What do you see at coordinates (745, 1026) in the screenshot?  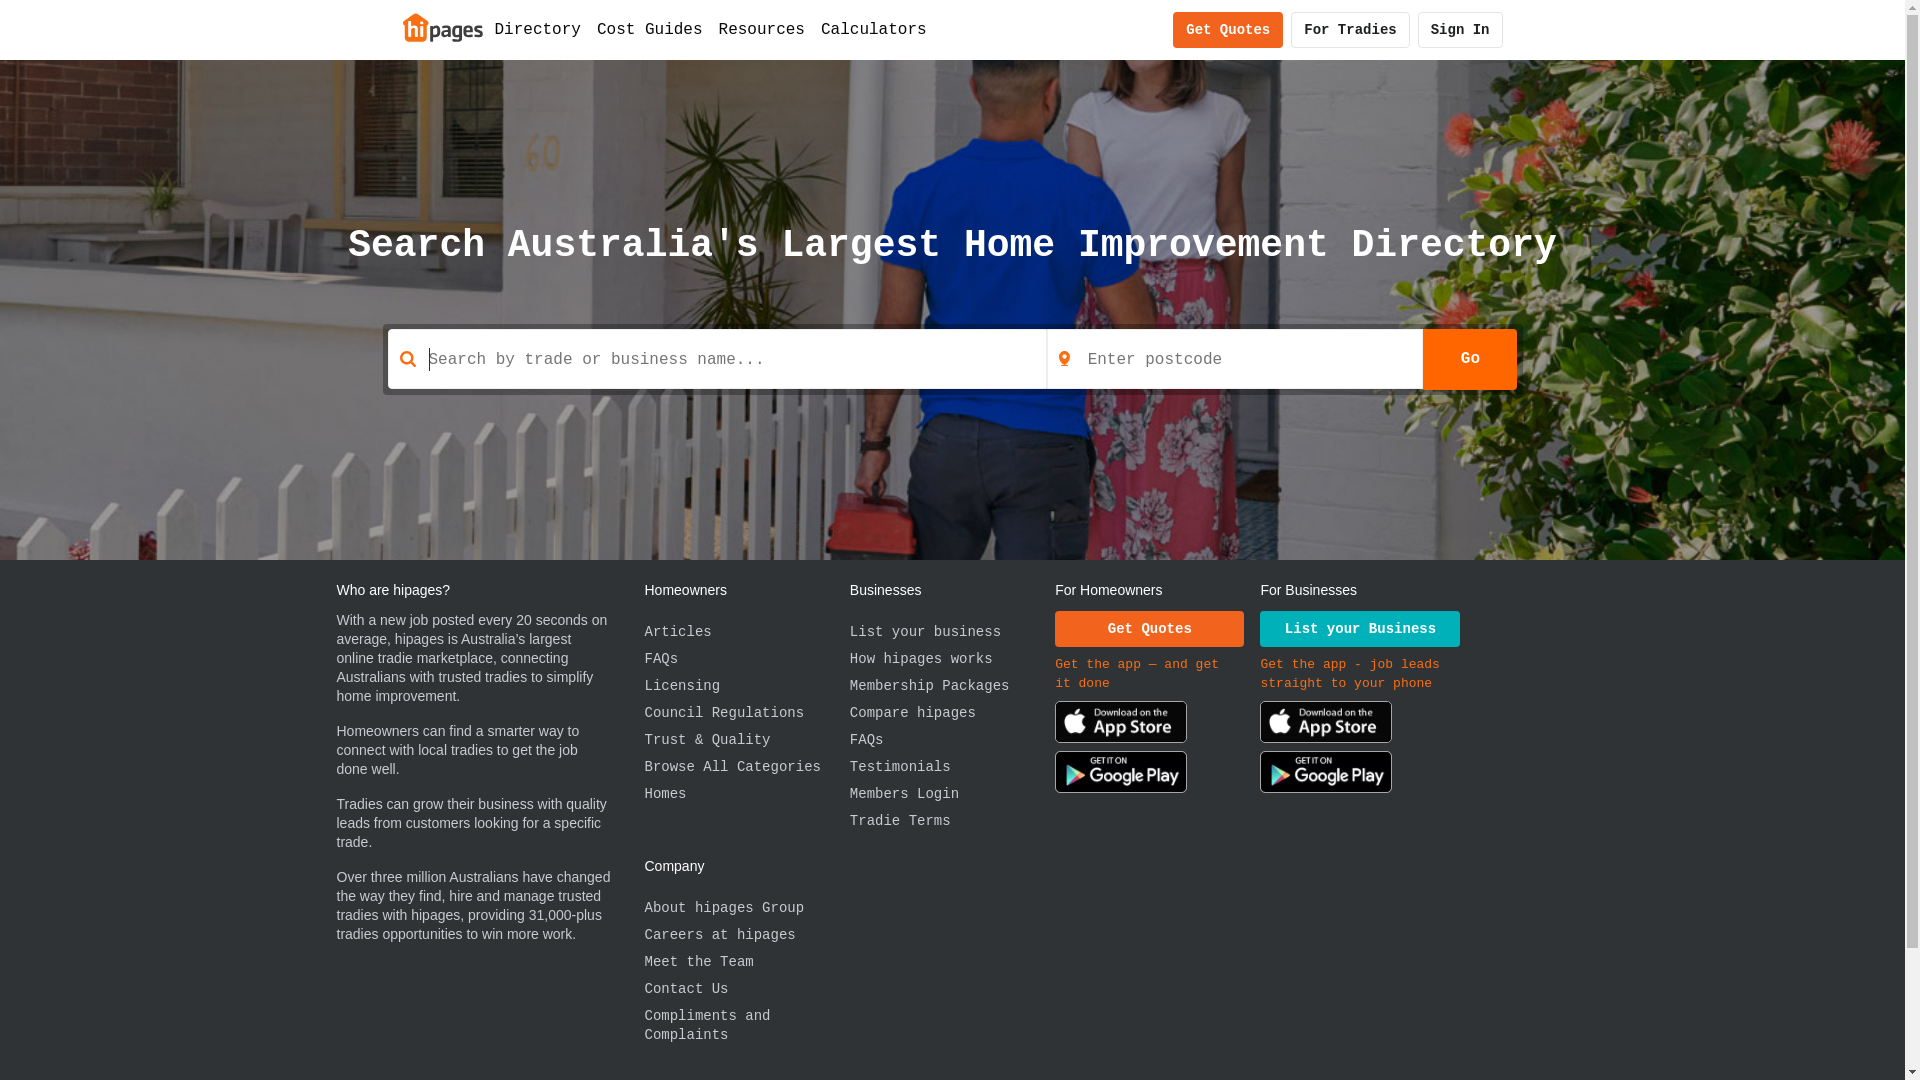 I see `'Compliments and Complaints'` at bounding box center [745, 1026].